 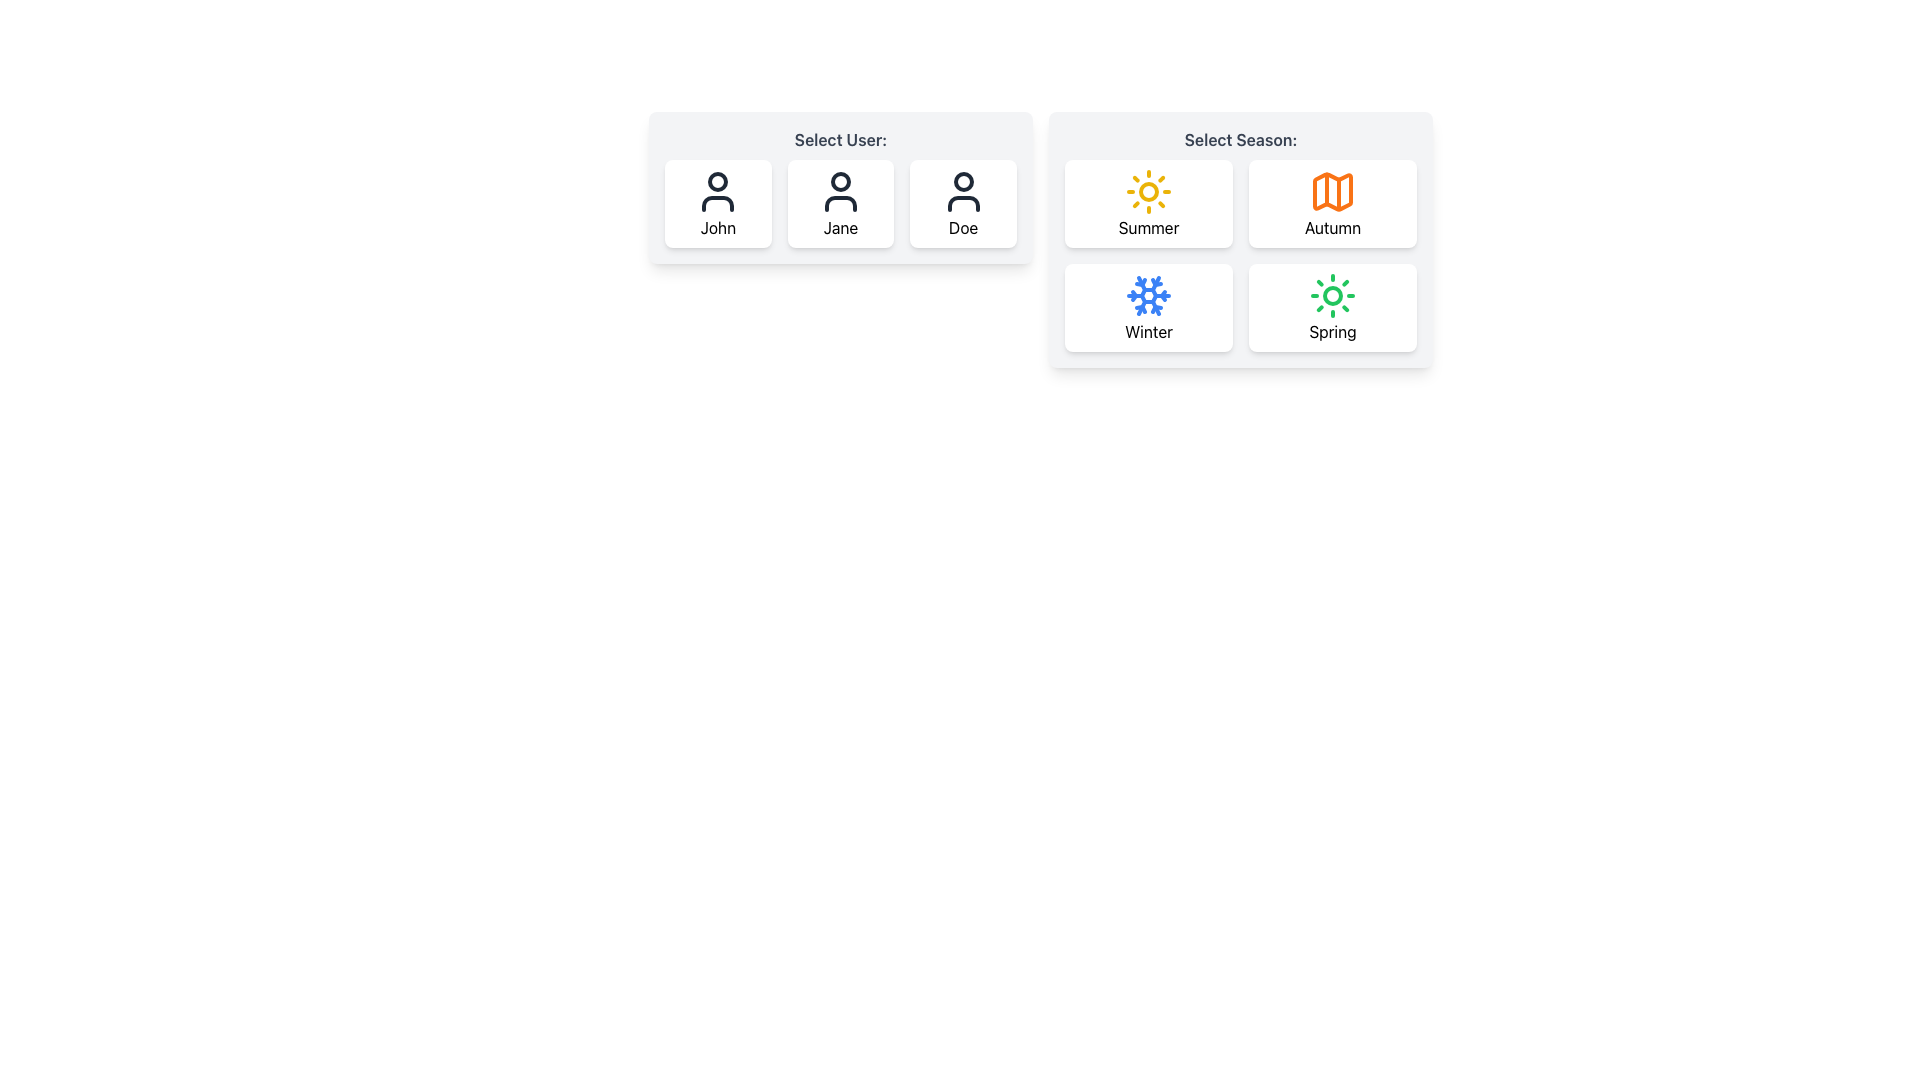 I want to click on the 'Summer' season icon in the 'Select Season' interface, which is located in the top-left section of the grid, so click(x=1148, y=192).